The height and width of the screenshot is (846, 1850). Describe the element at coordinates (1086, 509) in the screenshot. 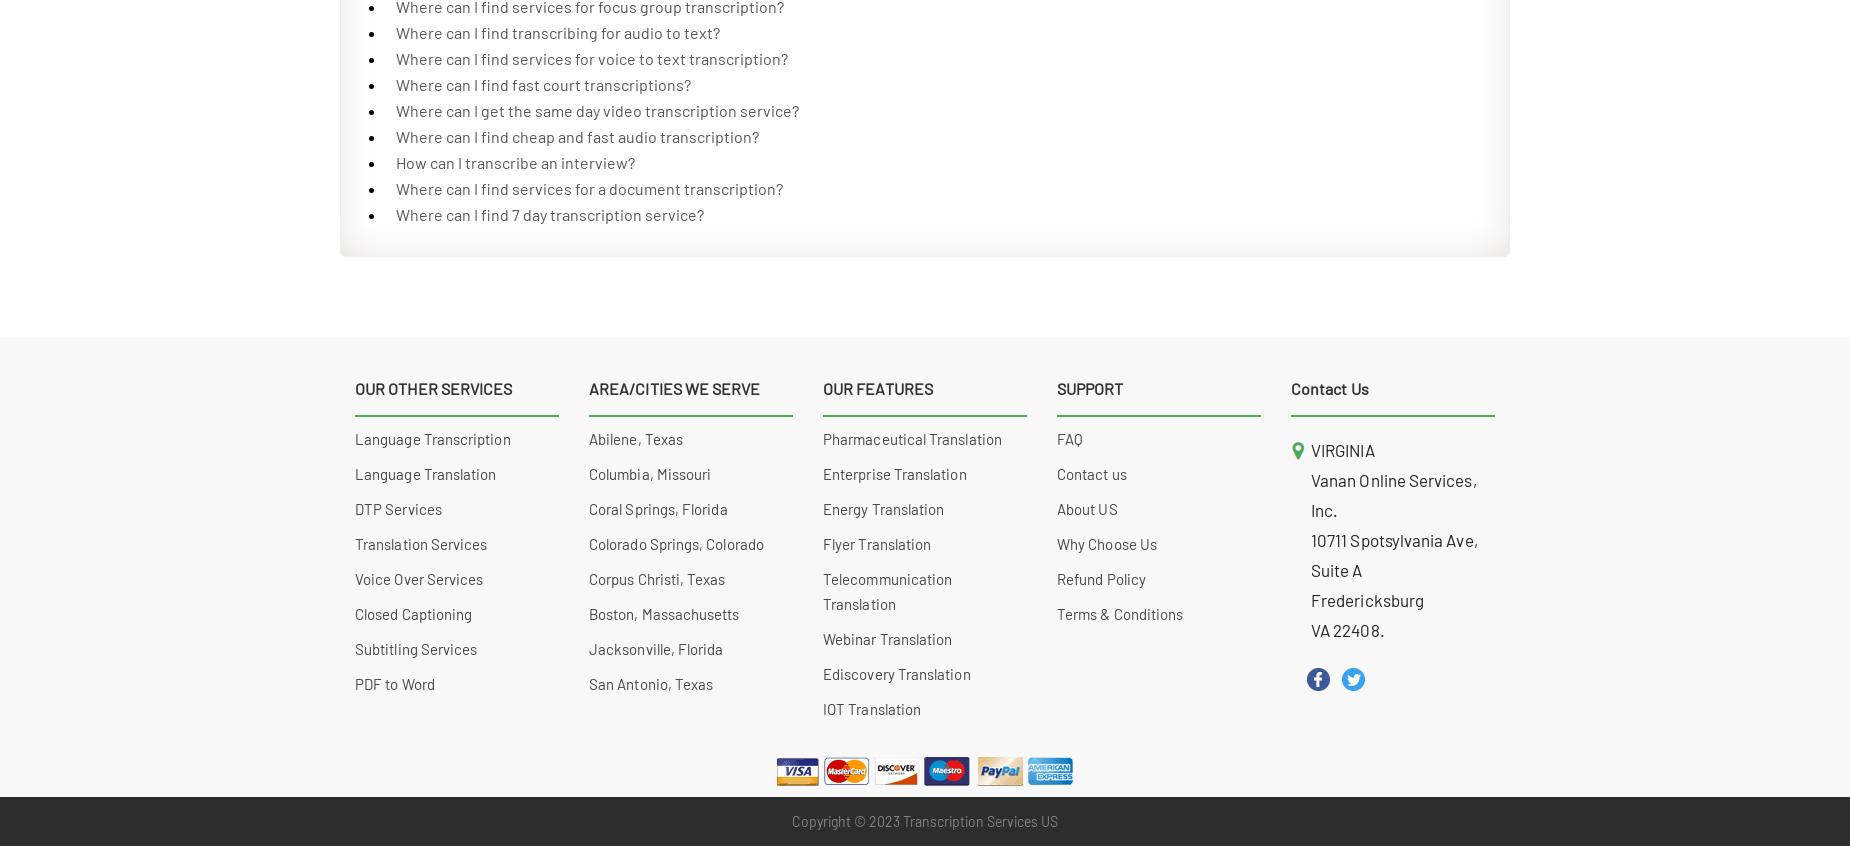

I see `'About US'` at that location.